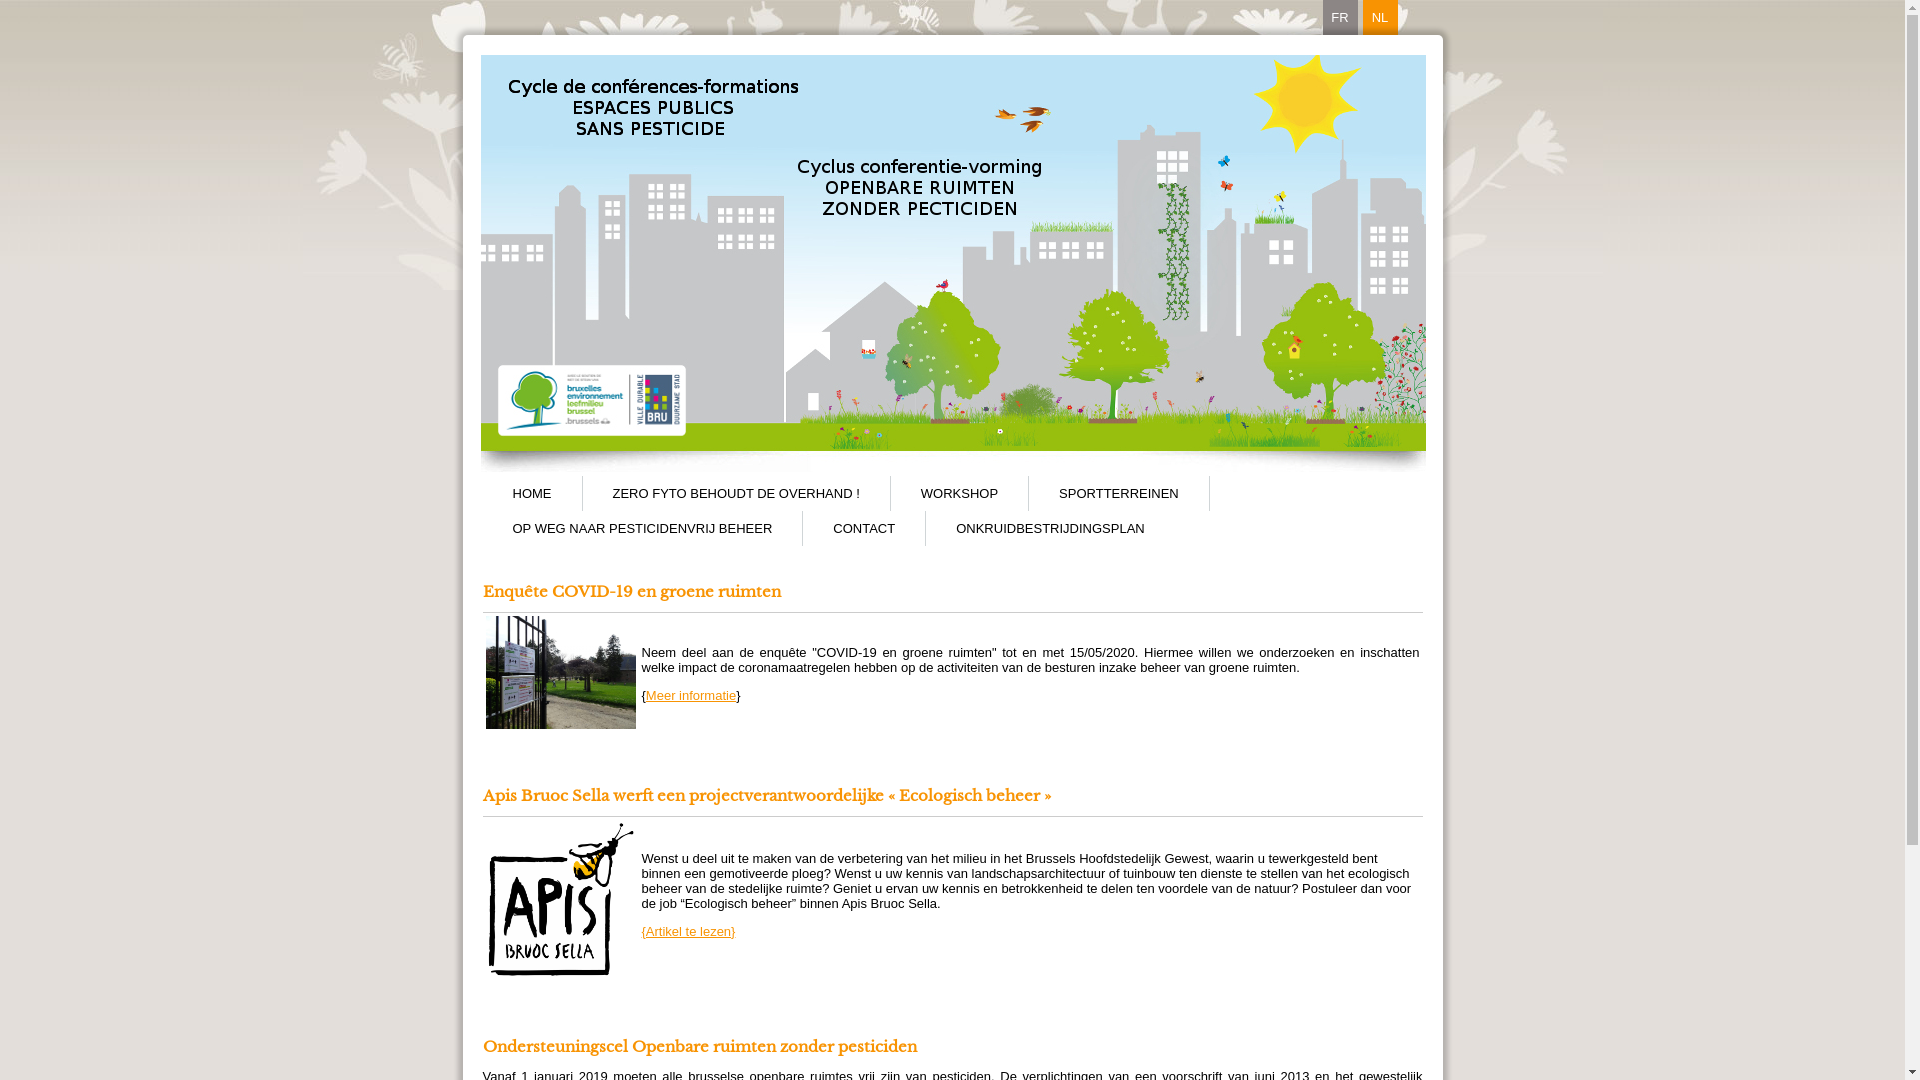  I want to click on 'ONKRUIDBESTRIJDINGSPLAN', so click(1049, 527).